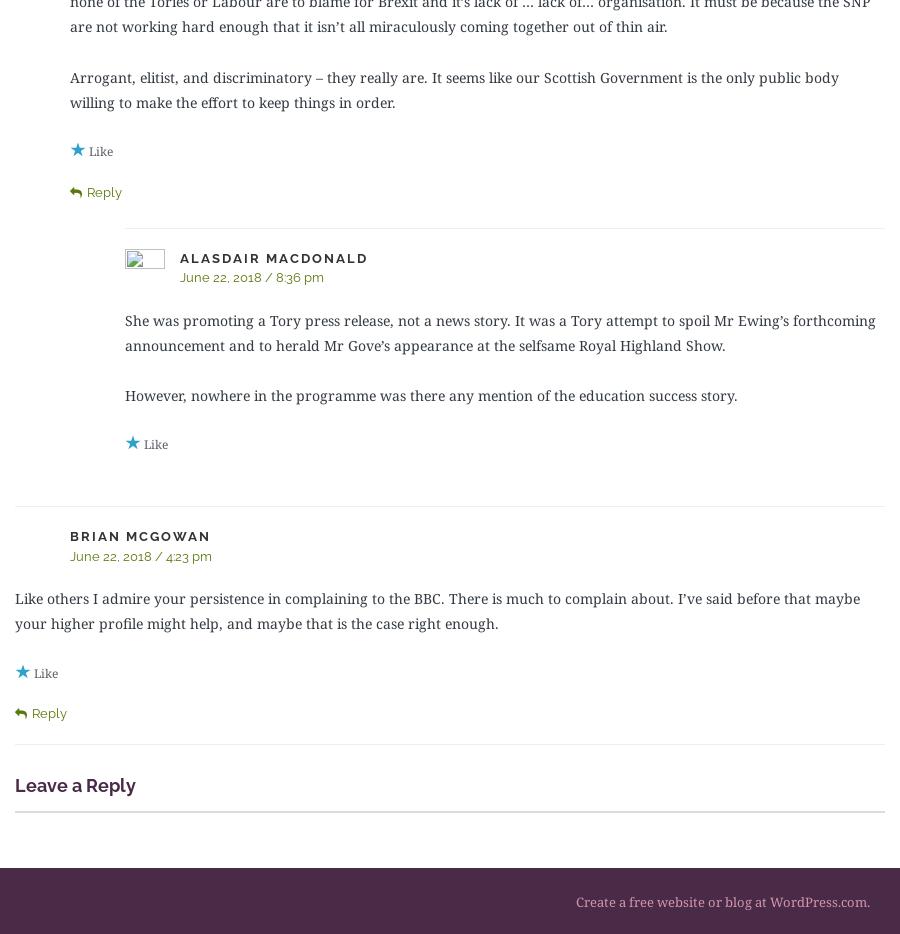 The height and width of the screenshot is (934, 900). I want to click on 'Leave a Reply', so click(74, 783).